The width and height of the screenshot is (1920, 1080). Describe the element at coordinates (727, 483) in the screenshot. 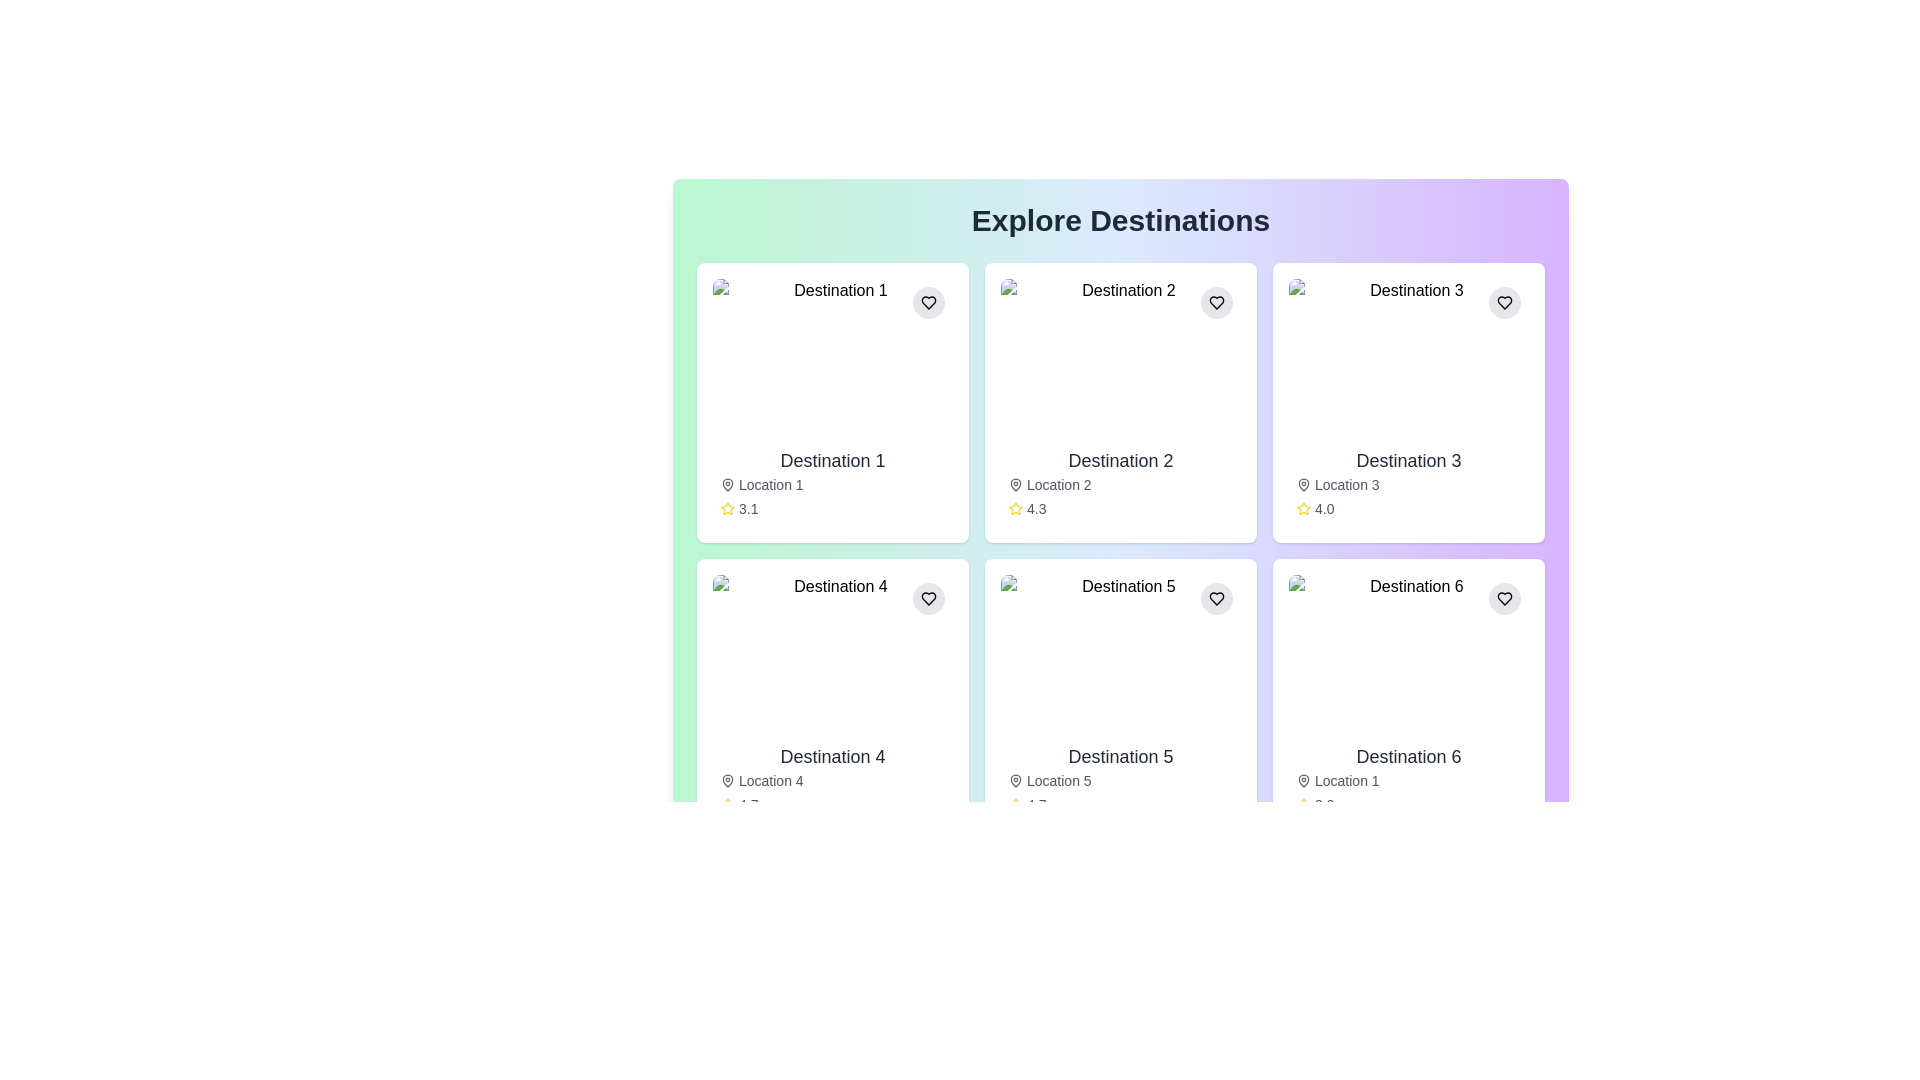

I see `the card containing the location icon, which is part of 'Destination 1' in the first column and first row of the grid layout, located to the left of 'Location 1'` at that location.